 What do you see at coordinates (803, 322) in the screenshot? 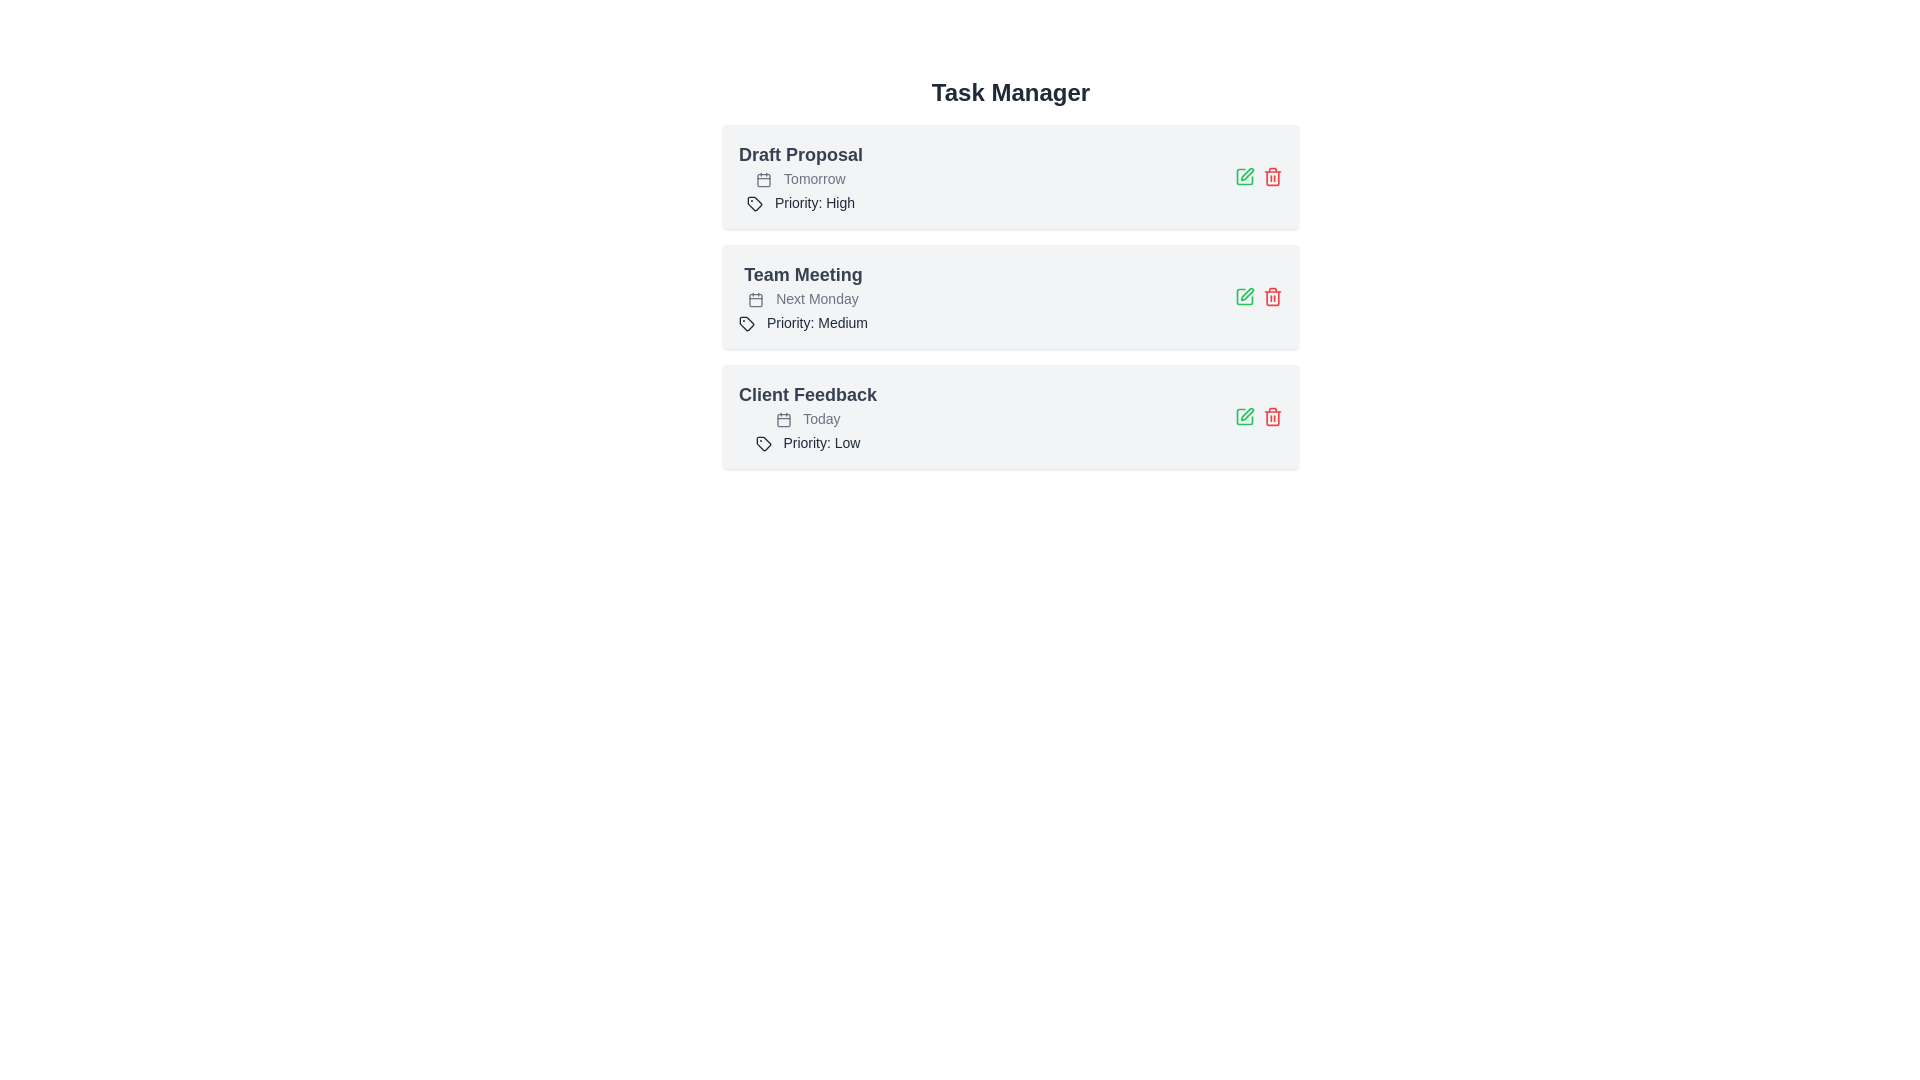
I see `the 'Medium' priority level text label located within the 'Team Meeting' card, positioned below the subheading 'Next Monday'` at bounding box center [803, 322].